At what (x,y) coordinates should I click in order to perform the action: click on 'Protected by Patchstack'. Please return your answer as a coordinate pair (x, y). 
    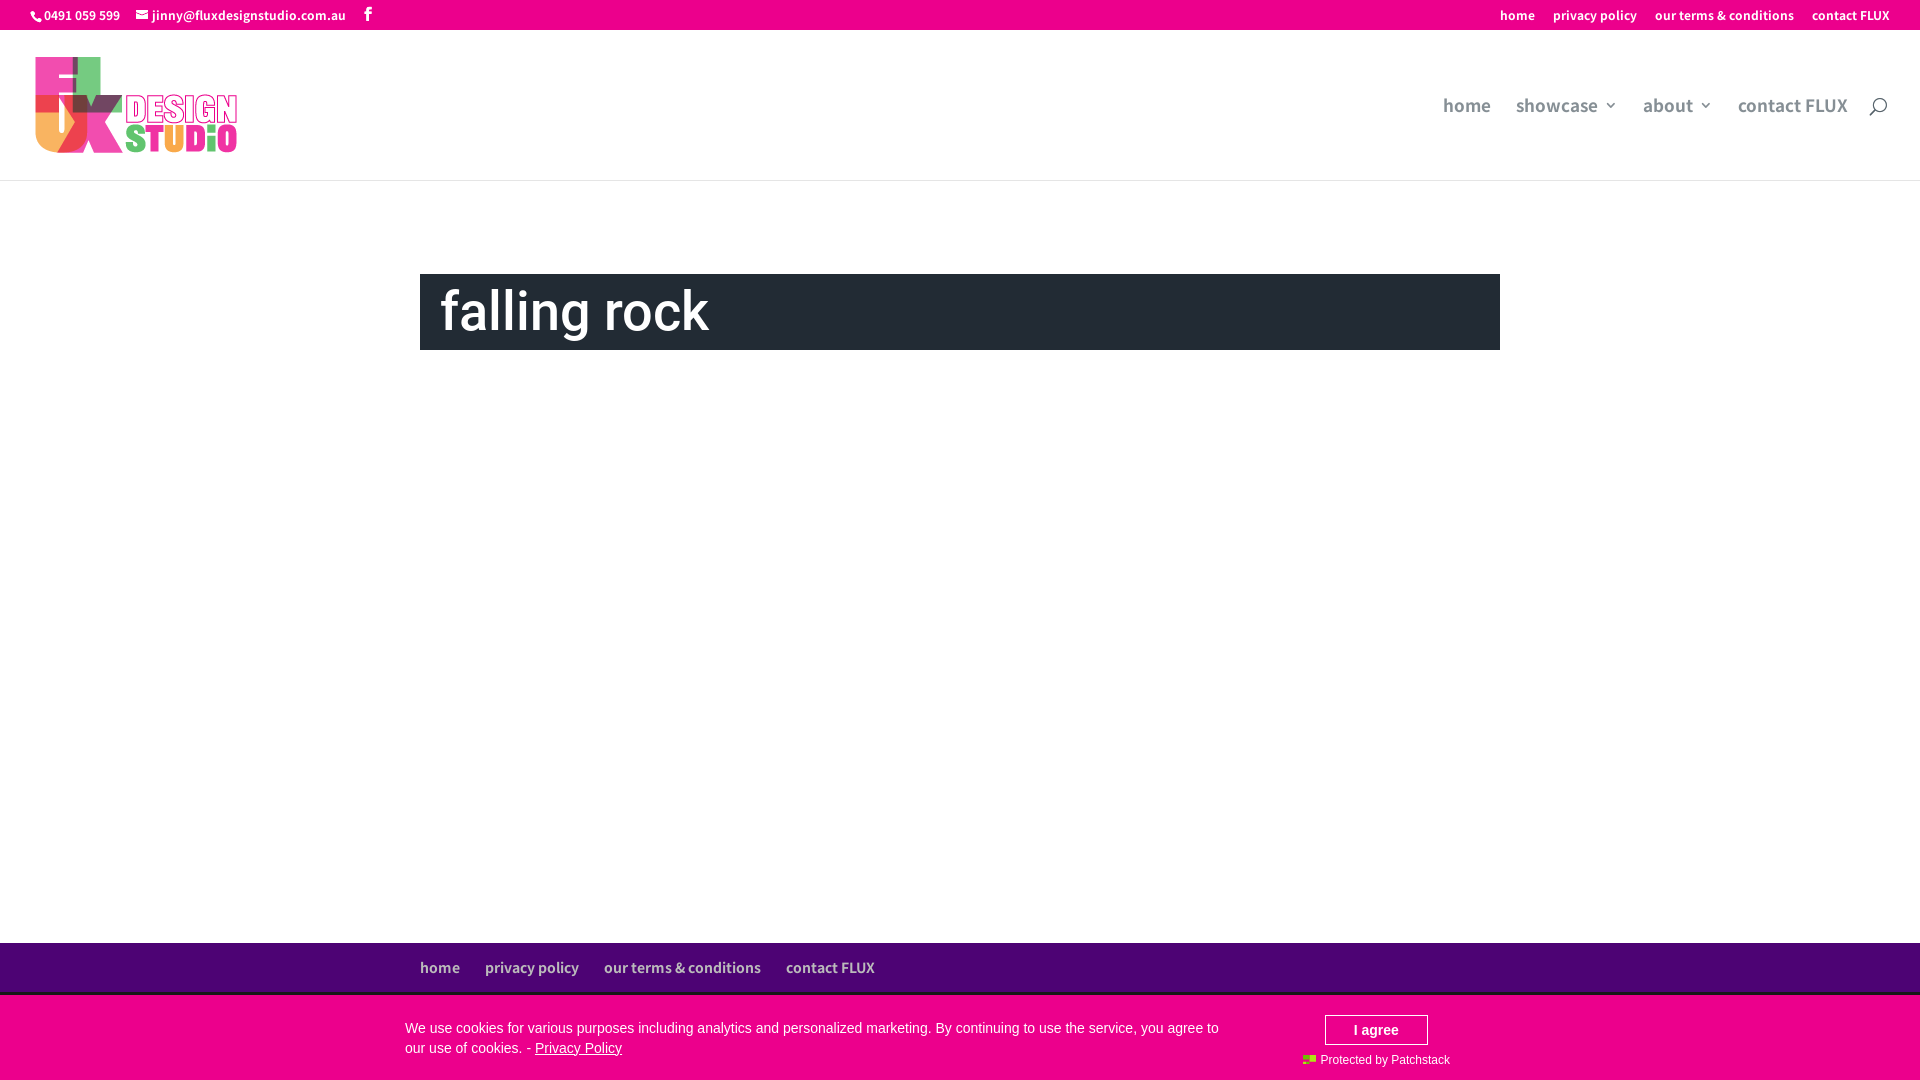
    Looking at the image, I should click on (1375, 1059).